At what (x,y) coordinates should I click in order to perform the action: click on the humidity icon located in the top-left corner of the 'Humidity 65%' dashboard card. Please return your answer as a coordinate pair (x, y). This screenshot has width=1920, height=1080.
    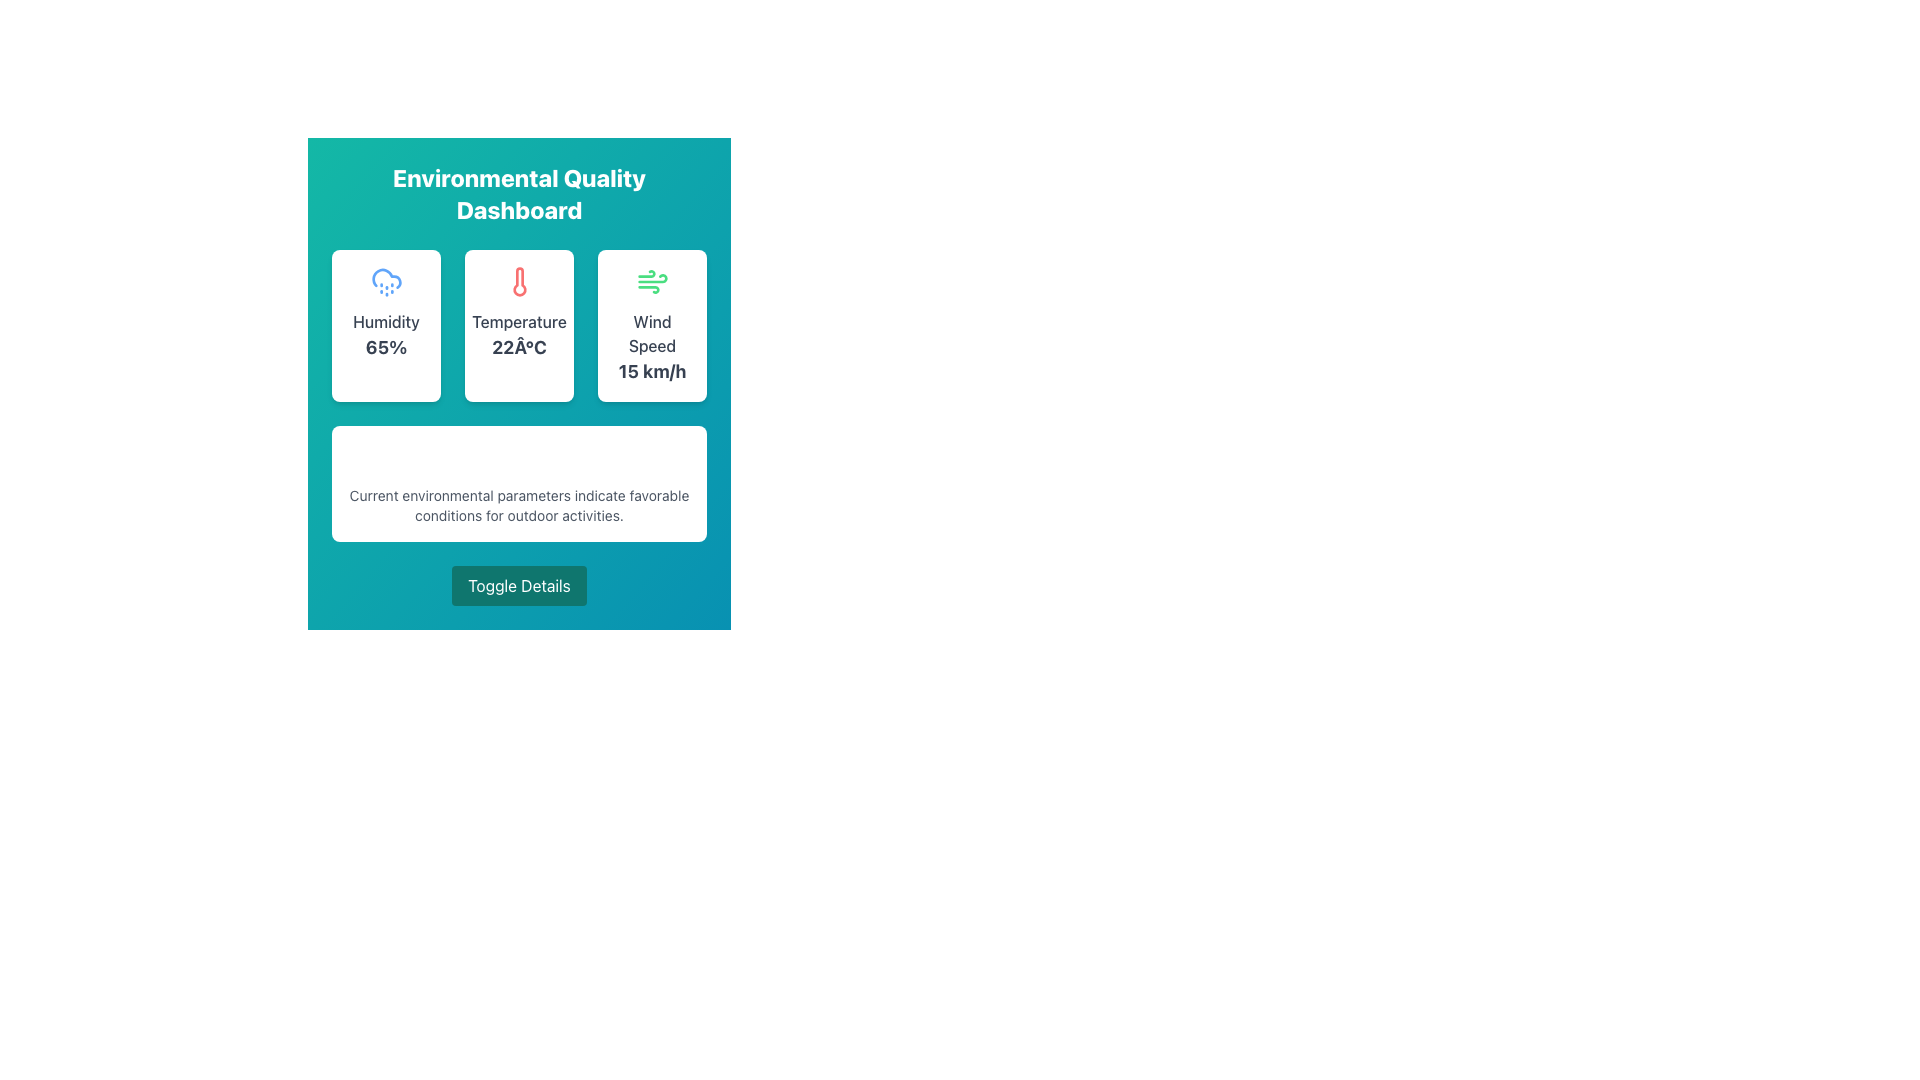
    Looking at the image, I should click on (386, 278).